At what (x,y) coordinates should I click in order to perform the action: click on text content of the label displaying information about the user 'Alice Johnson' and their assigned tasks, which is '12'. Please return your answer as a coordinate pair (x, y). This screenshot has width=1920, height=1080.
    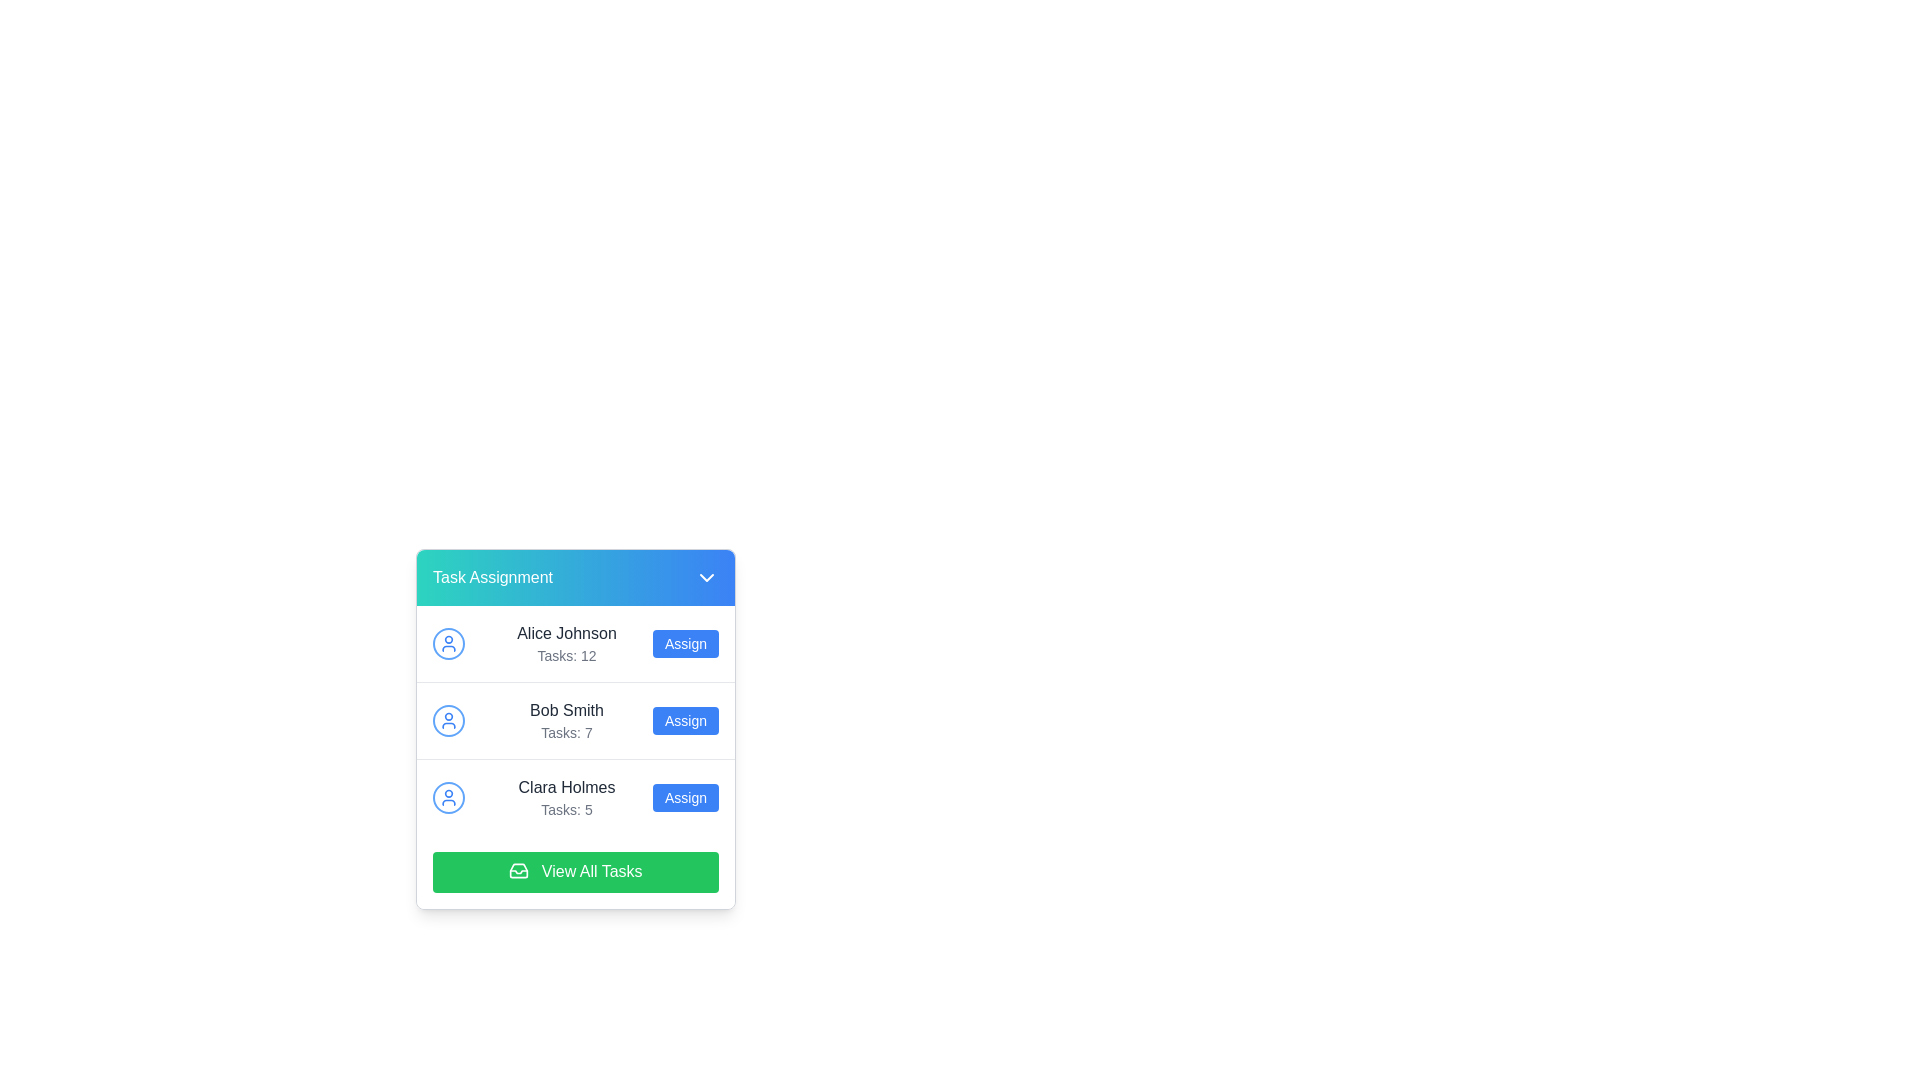
    Looking at the image, I should click on (565, 644).